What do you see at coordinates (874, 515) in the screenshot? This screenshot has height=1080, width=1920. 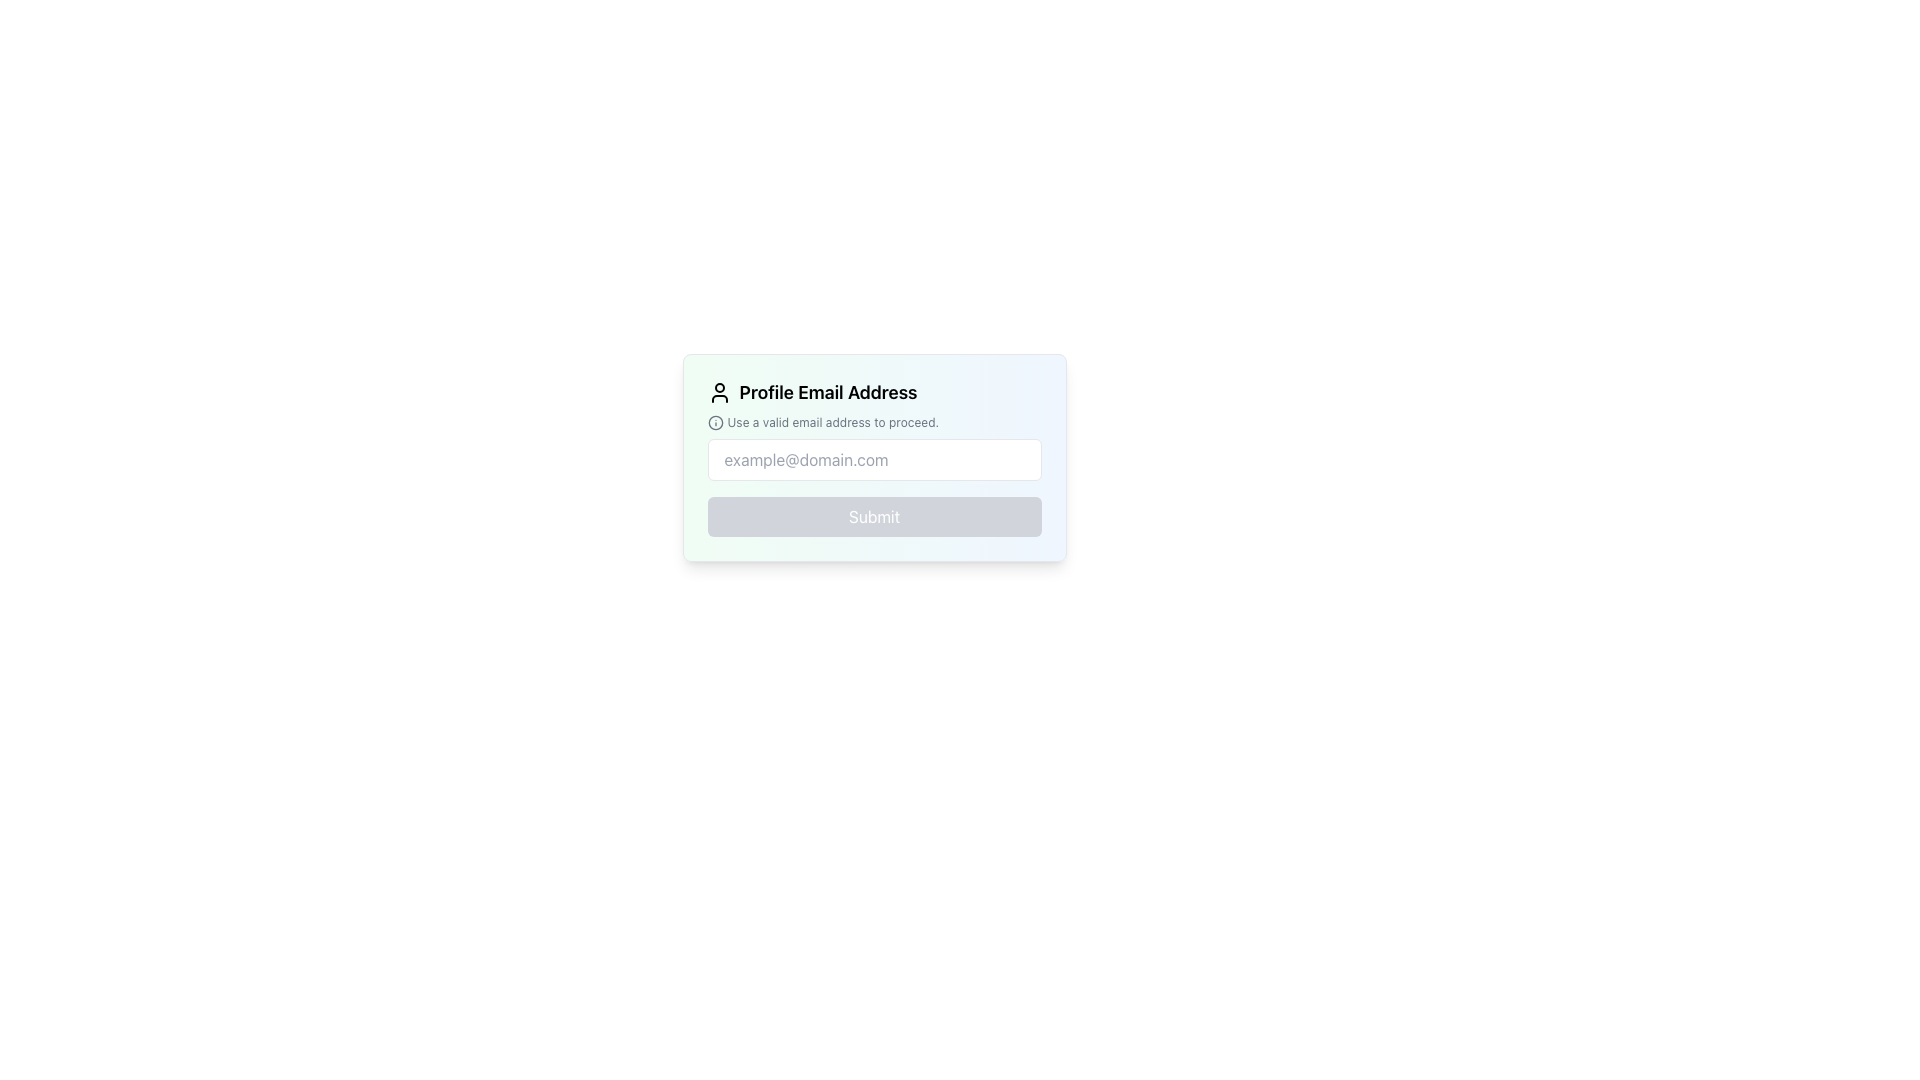 I see `the 'Submit' button with a blue background and white text located at the bottom of the 'Profile Email Address' card` at bounding box center [874, 515].